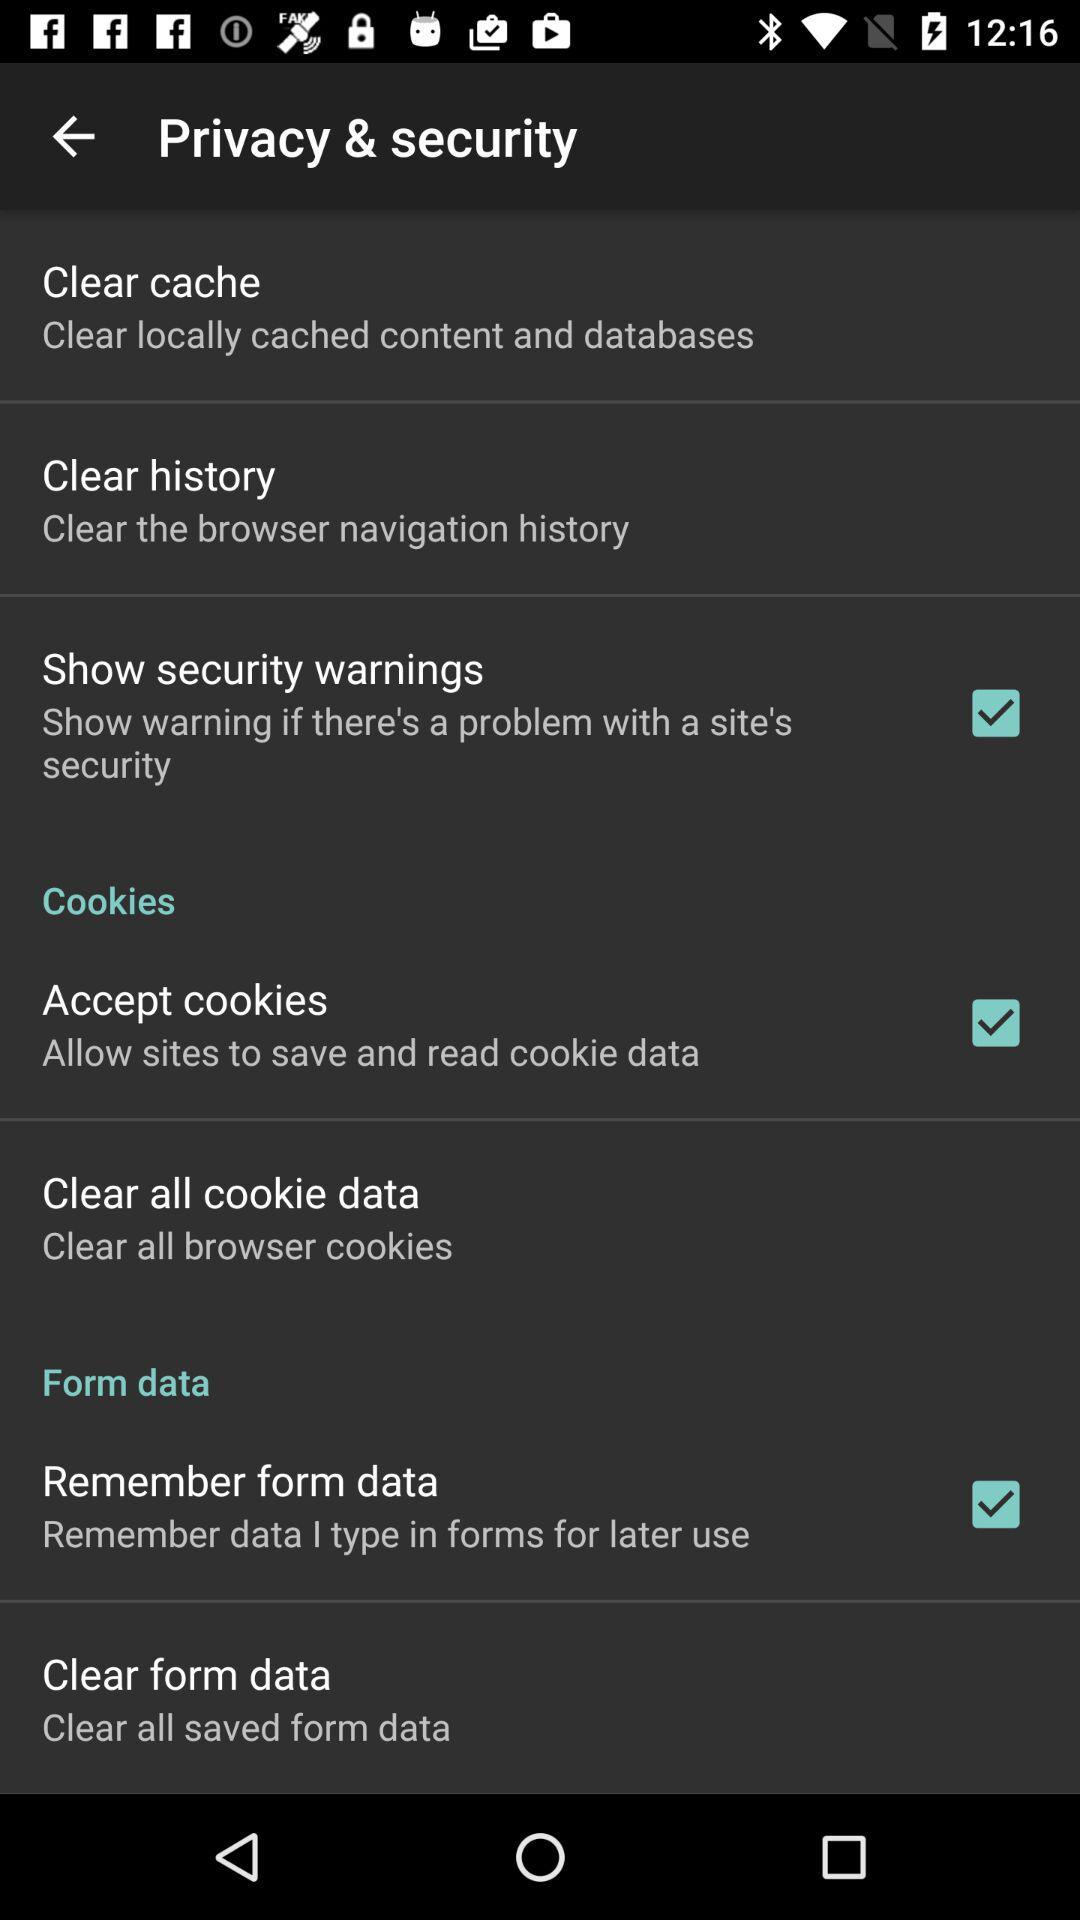 This screenshot has width=1080, height=1920. Describe the element at coordinates (150, 279) in the screenshot. I see `the item above clear locally cached item` at that location.